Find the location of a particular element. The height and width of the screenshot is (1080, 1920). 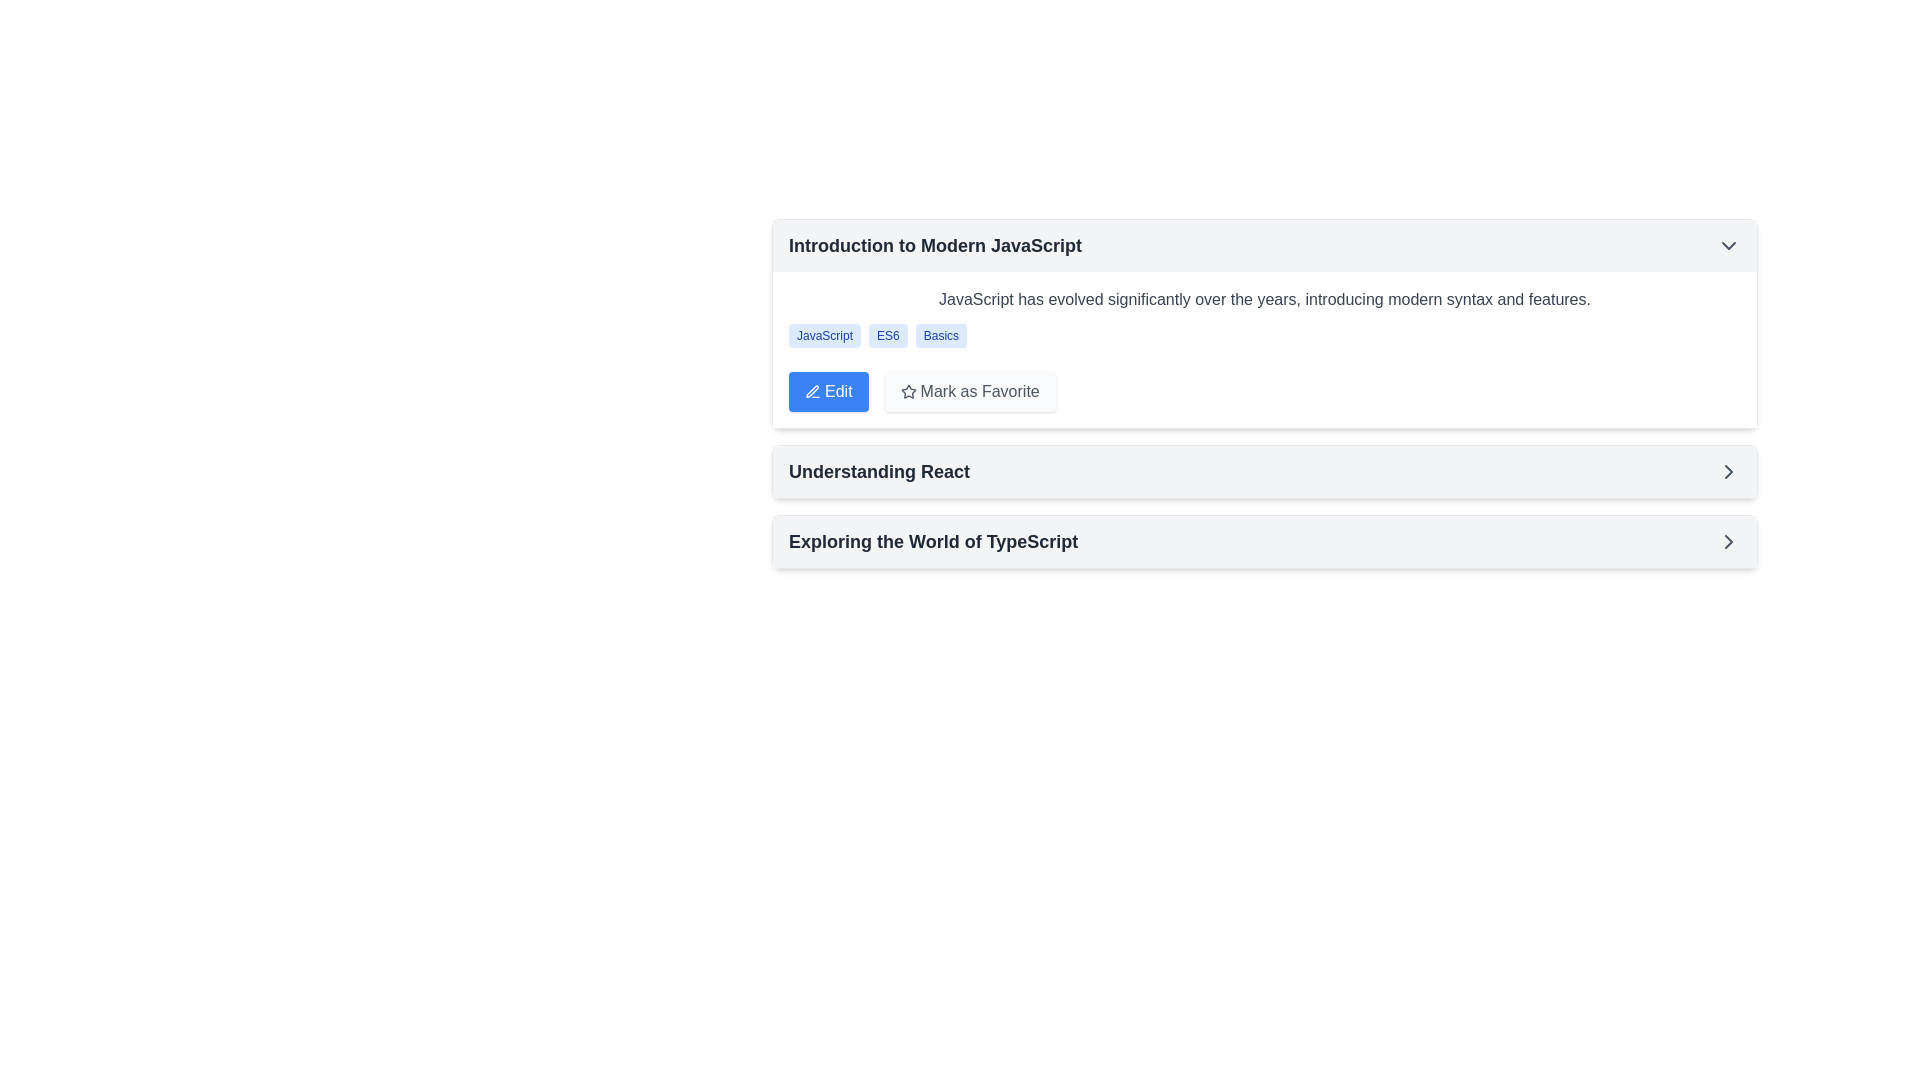

the decorative icon within the 'Mark as Favorite' button, located immediately to the right of the blue 'Edit' button in the 'Introduction to Modern JavaScript' section is located at coordinates (906, 392).